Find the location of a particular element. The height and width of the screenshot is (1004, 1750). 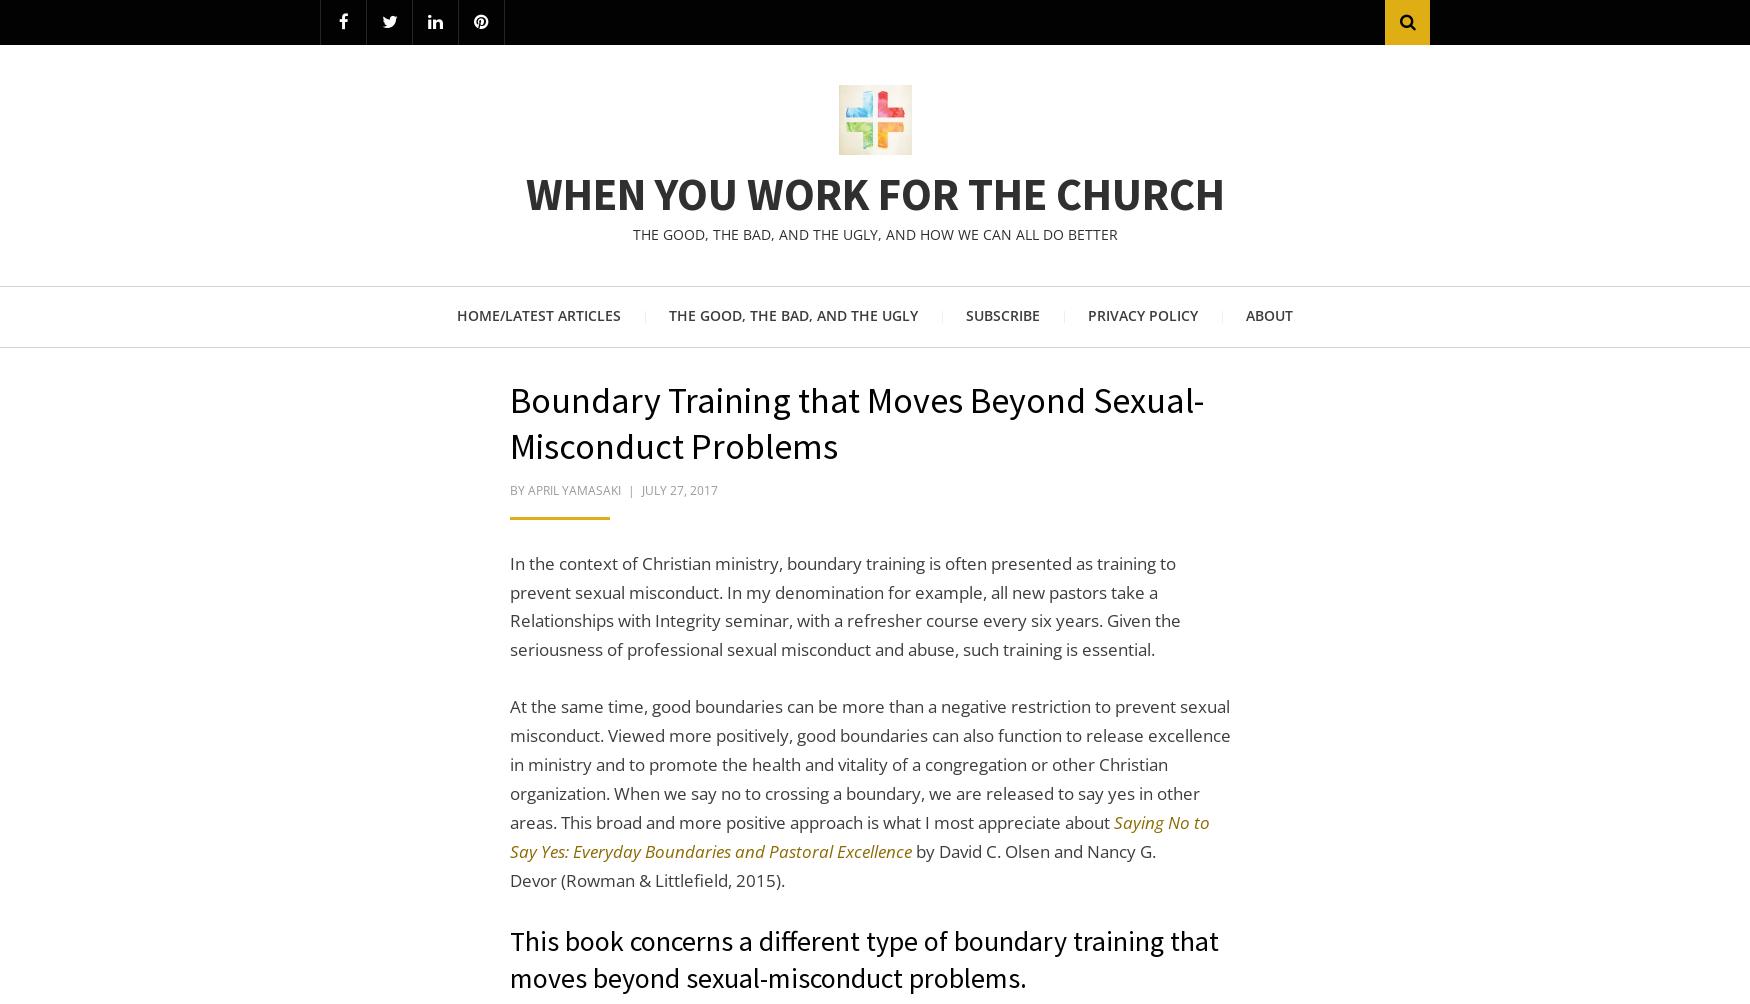

'This book concerns a different type of boundary training that moves beyond sexual-misconduct problems.' is located at coordinates (864, 958).